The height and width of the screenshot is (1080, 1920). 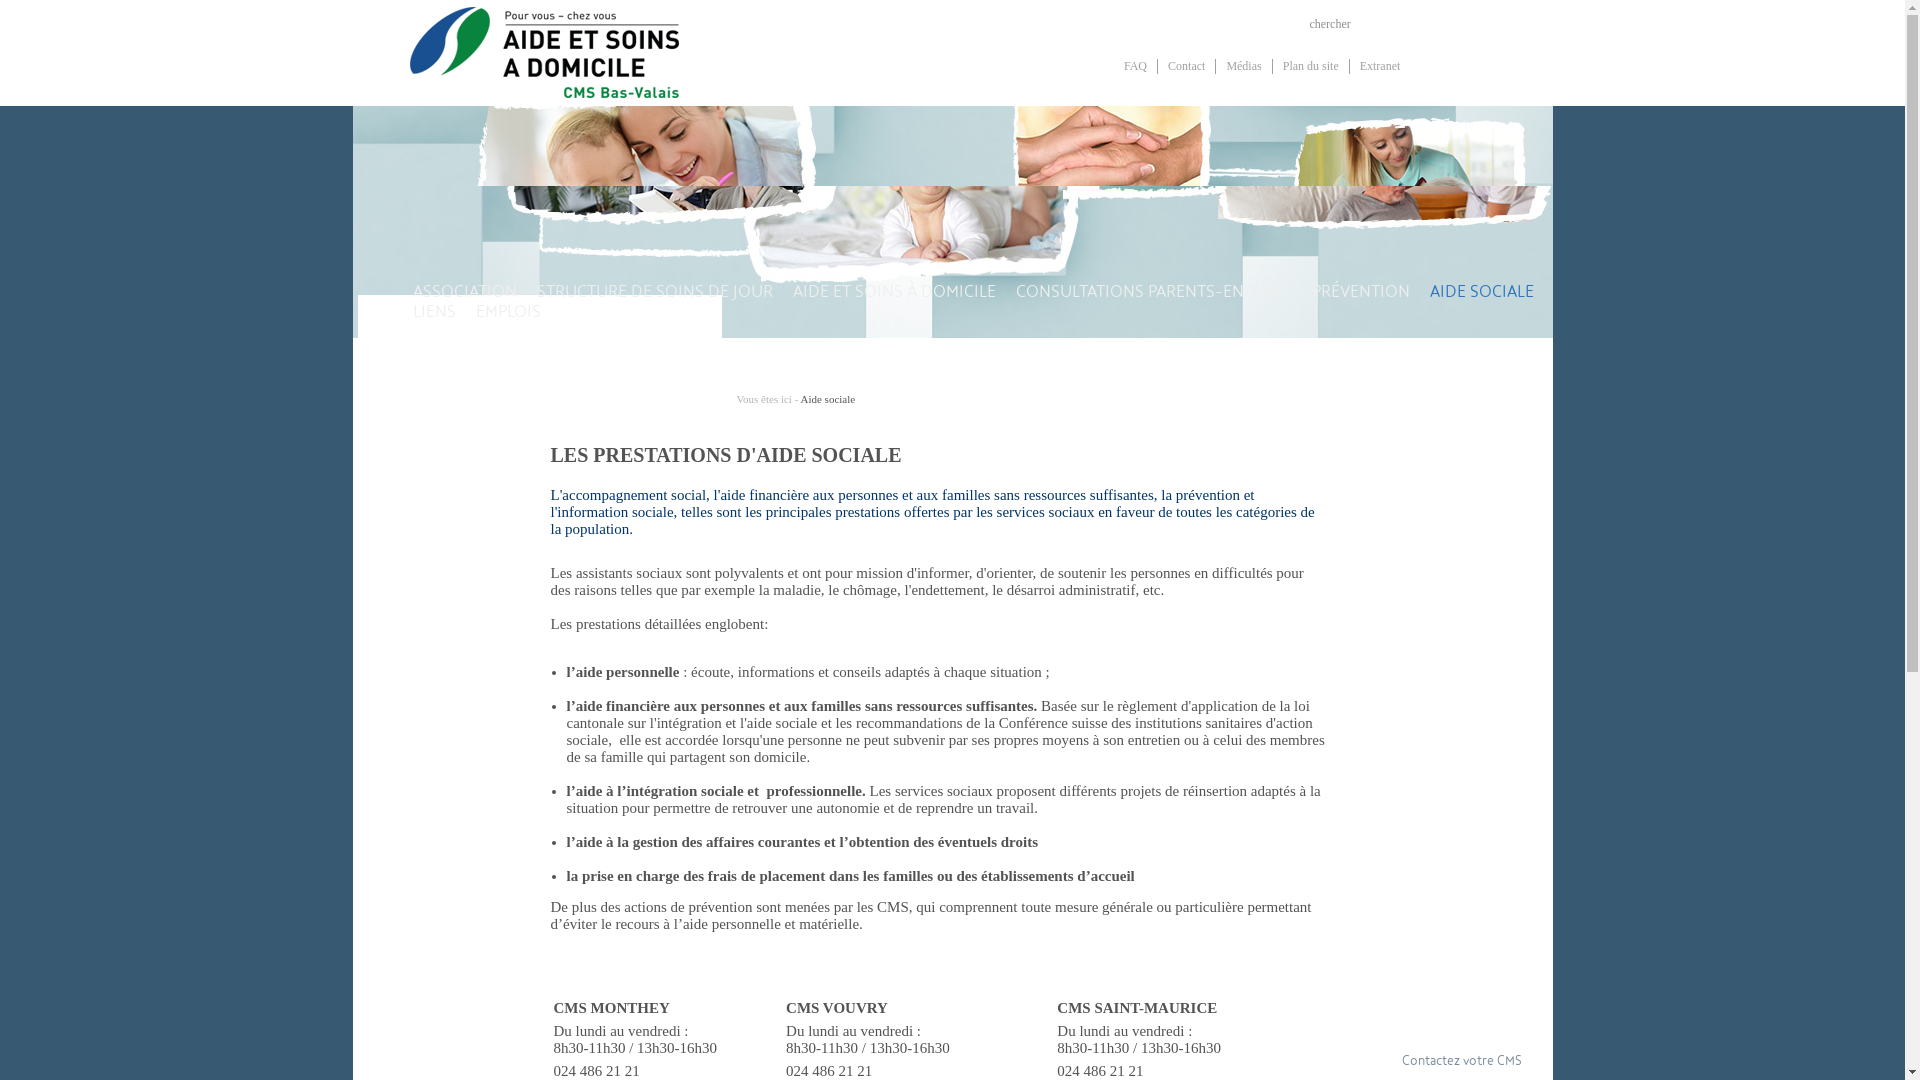 I want to click on 'LIENS', so click(x=432, y=339).